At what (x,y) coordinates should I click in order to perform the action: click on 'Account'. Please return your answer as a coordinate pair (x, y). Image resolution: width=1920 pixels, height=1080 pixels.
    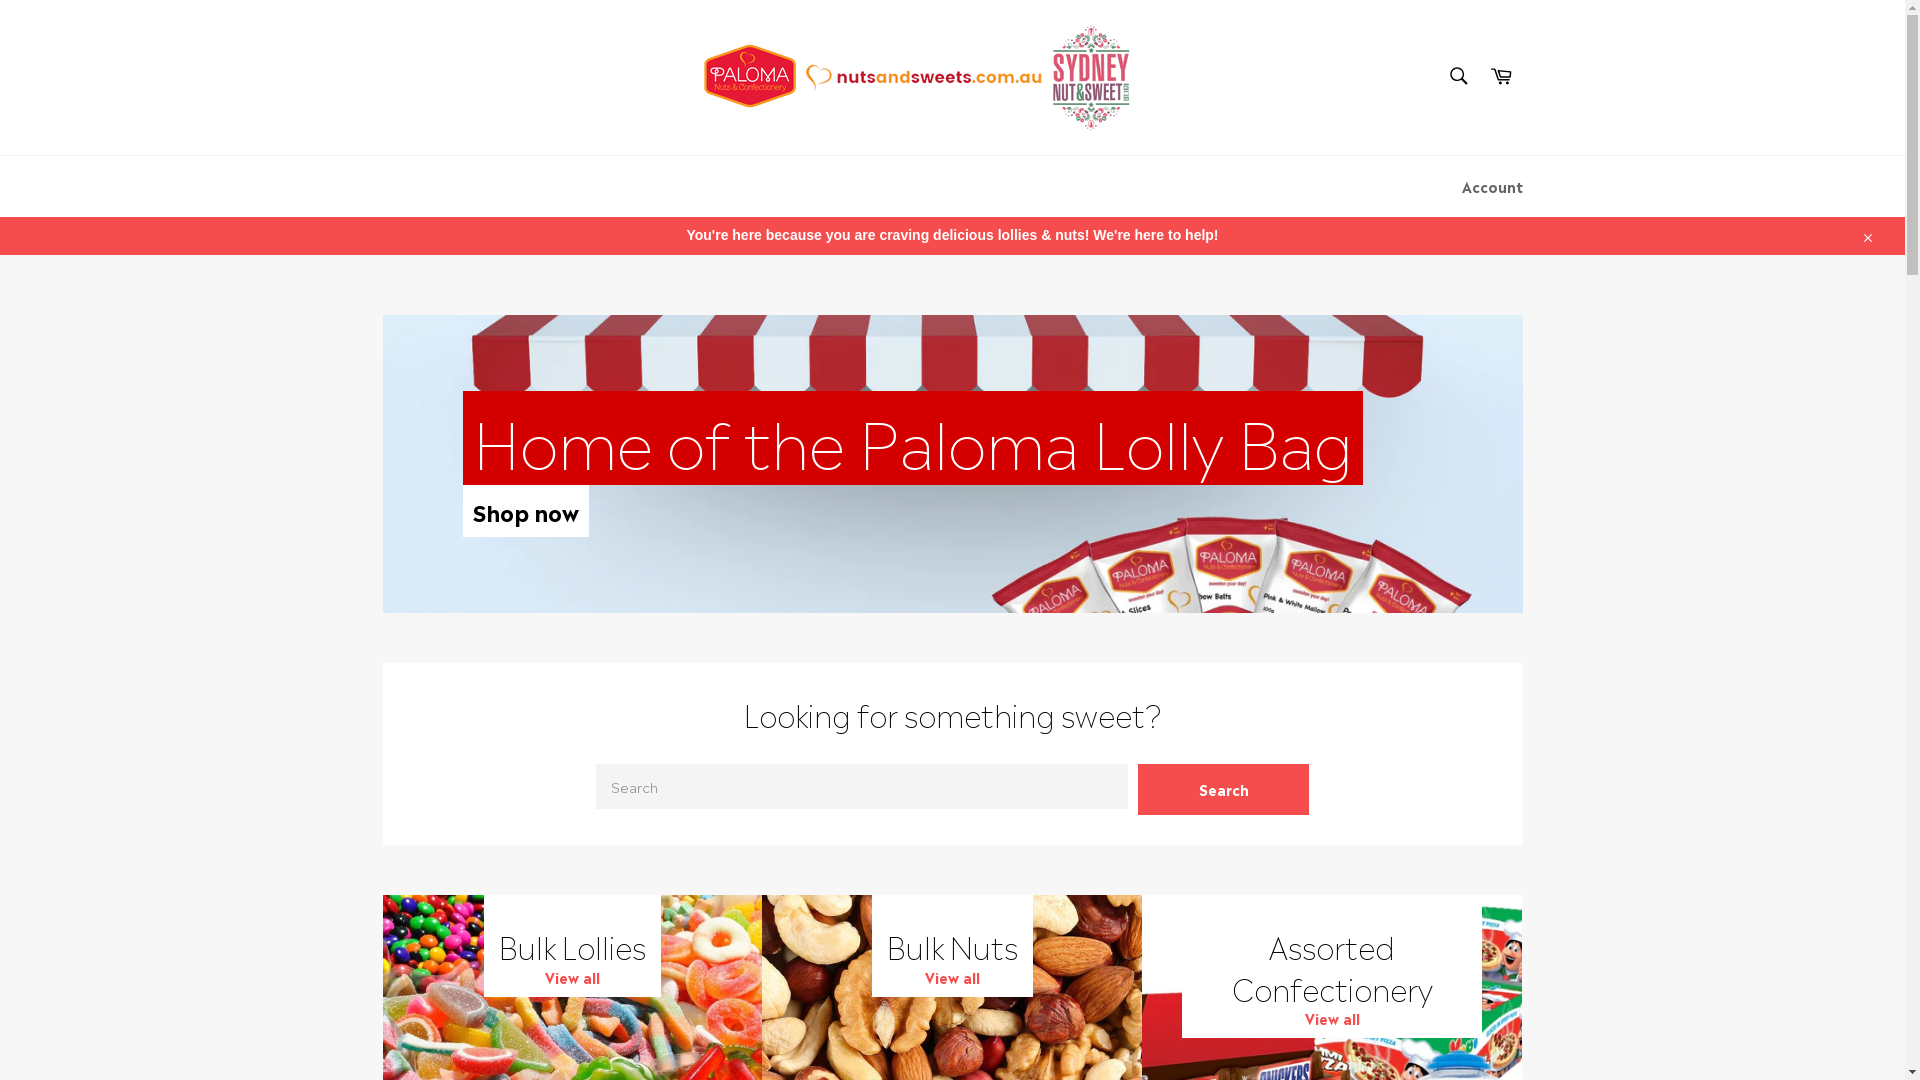
    Looking at the image, I should click on (1451, 186).